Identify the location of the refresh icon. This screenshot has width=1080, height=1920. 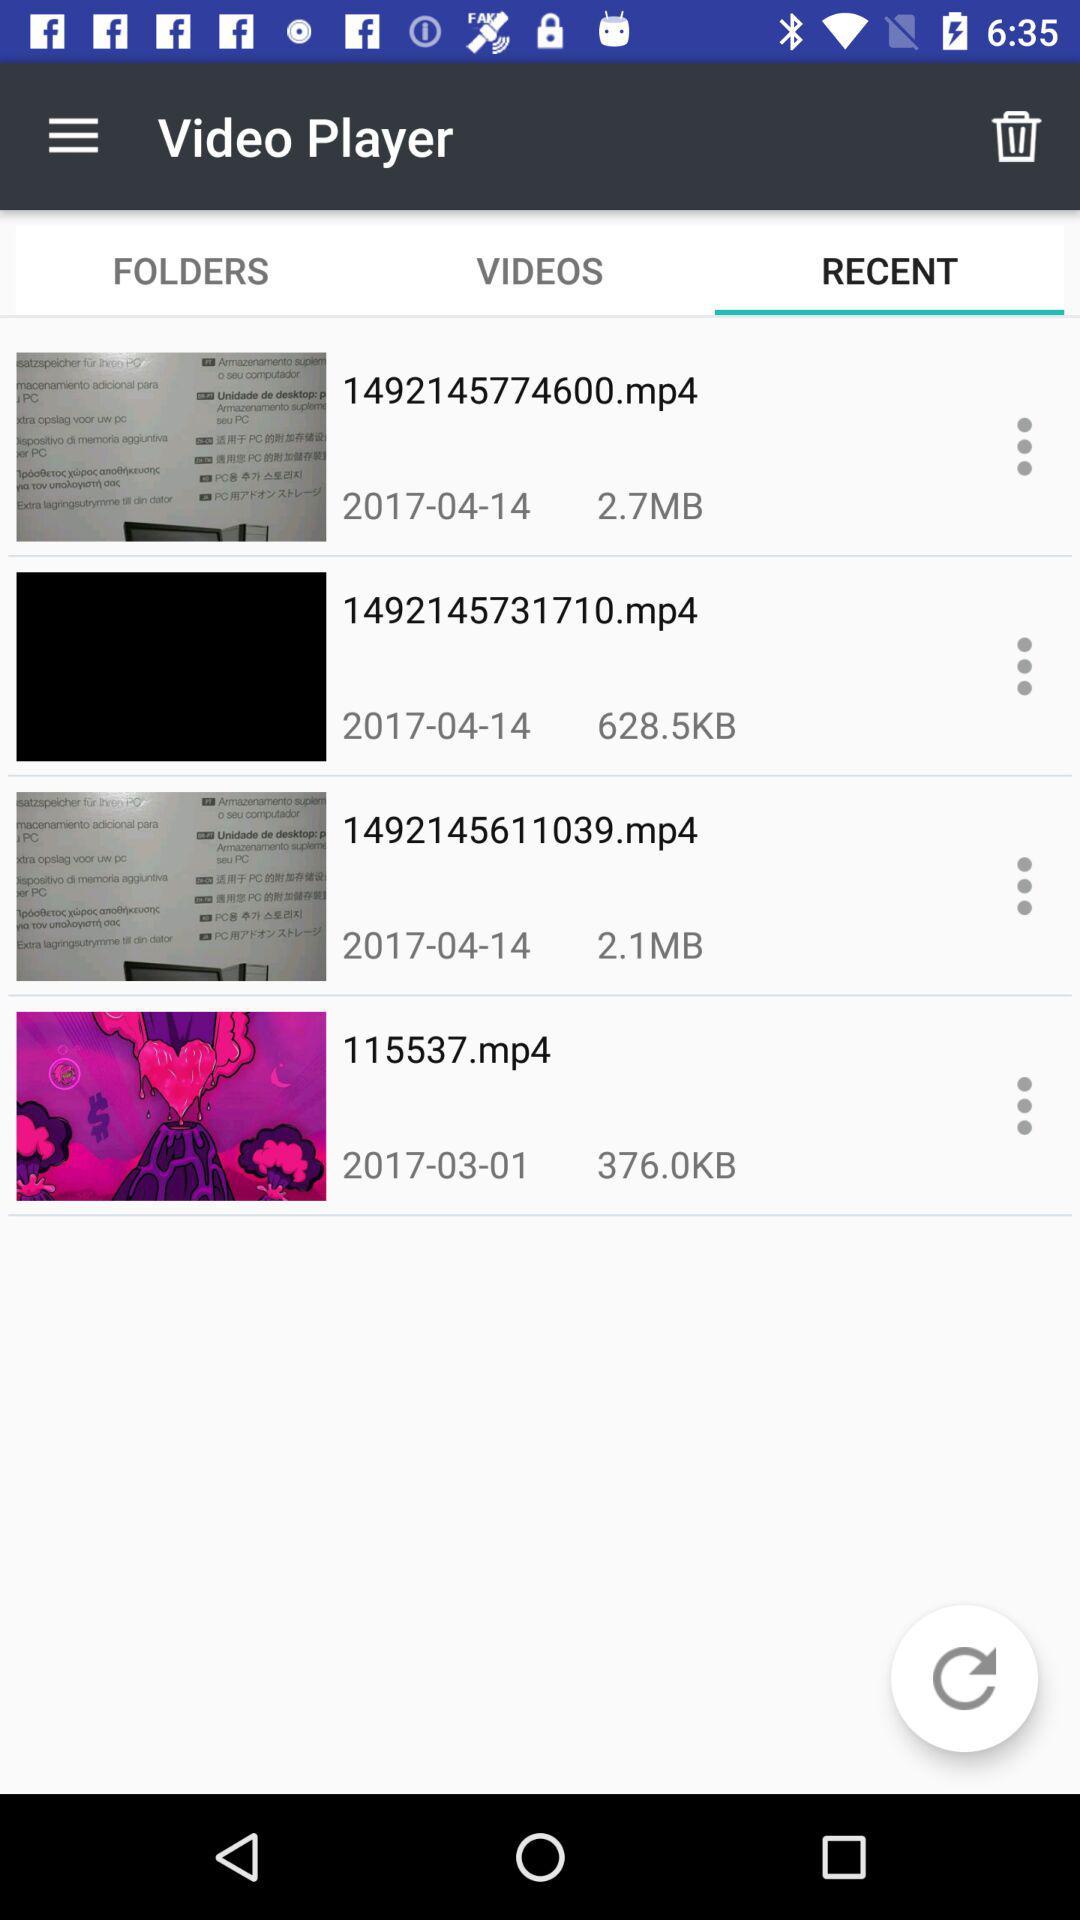
(963, 1678).